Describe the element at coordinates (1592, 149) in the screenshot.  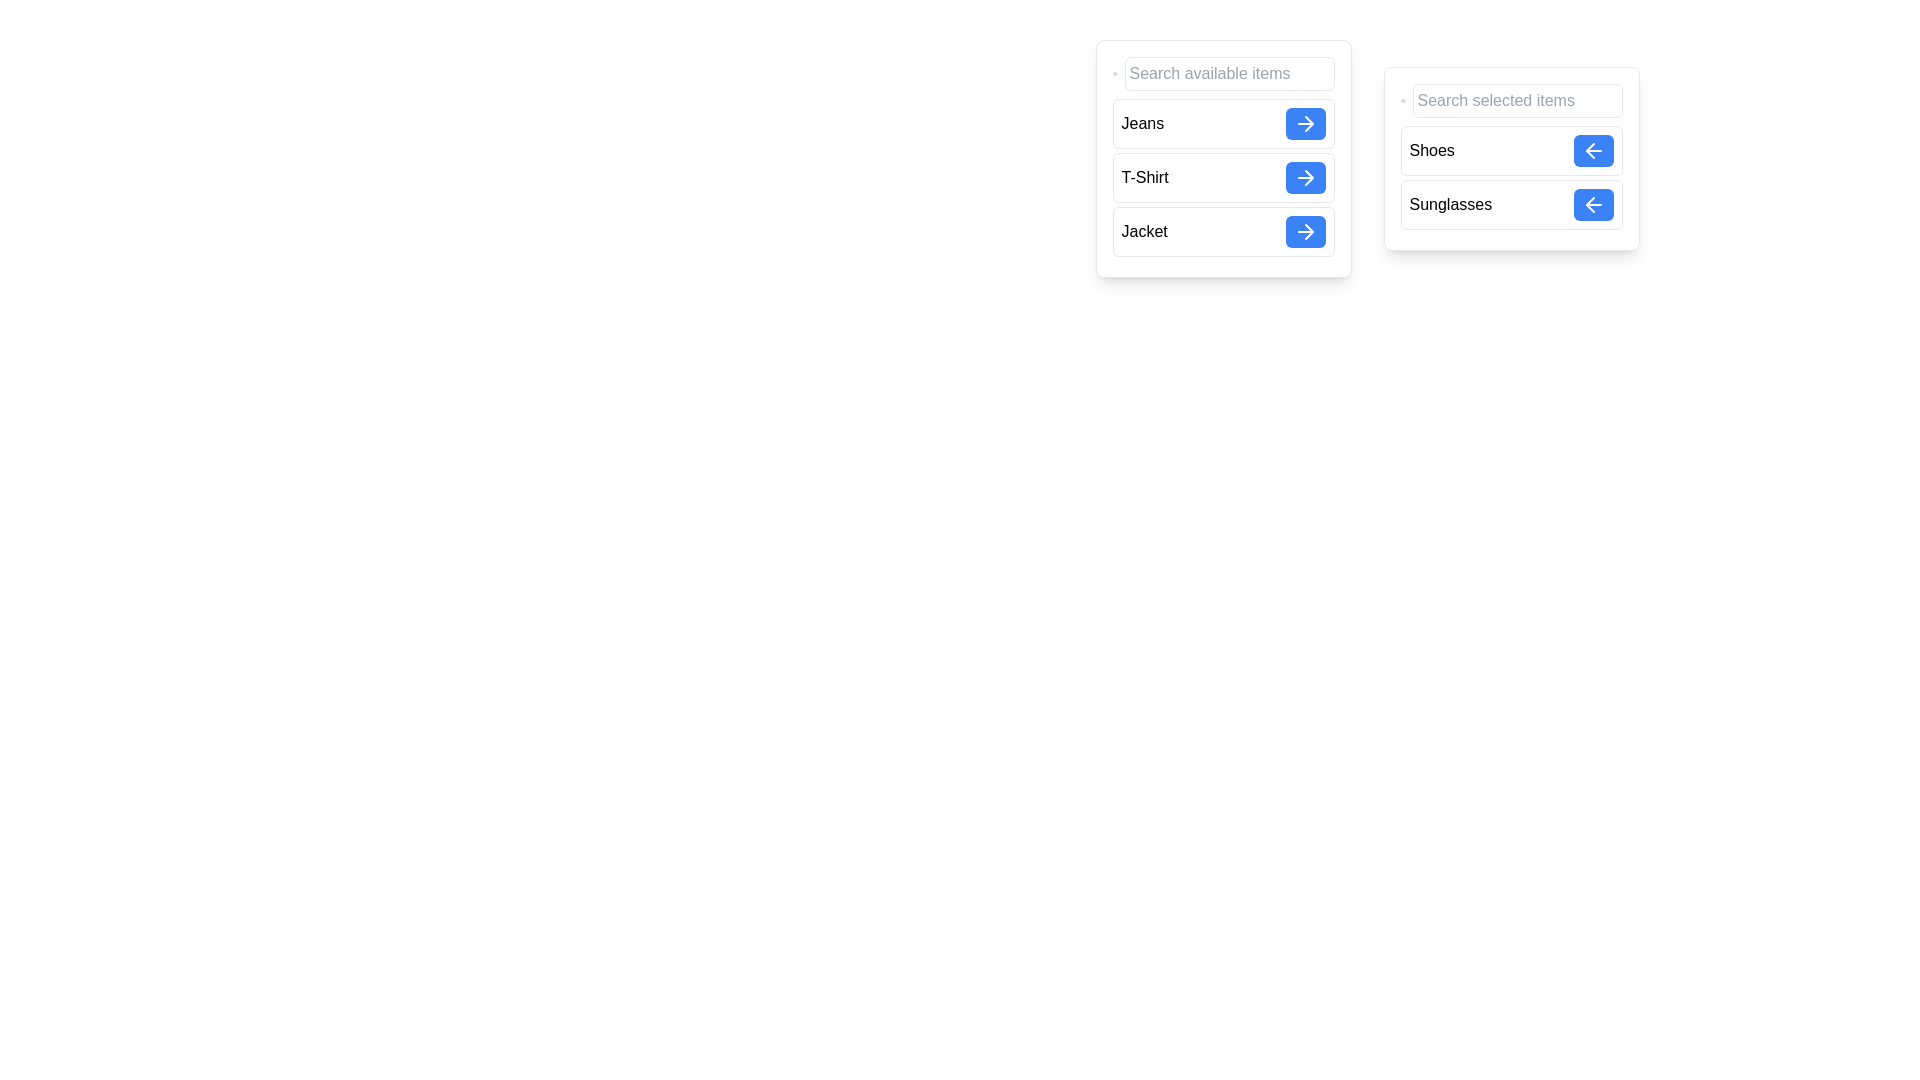
I see `the SVG icon shaped like a leftward-pointing arrow with a bold blue background and white graphical lines, located in the right panel under the 'Search selected items' section beside the text 'Shoes'` at that location.